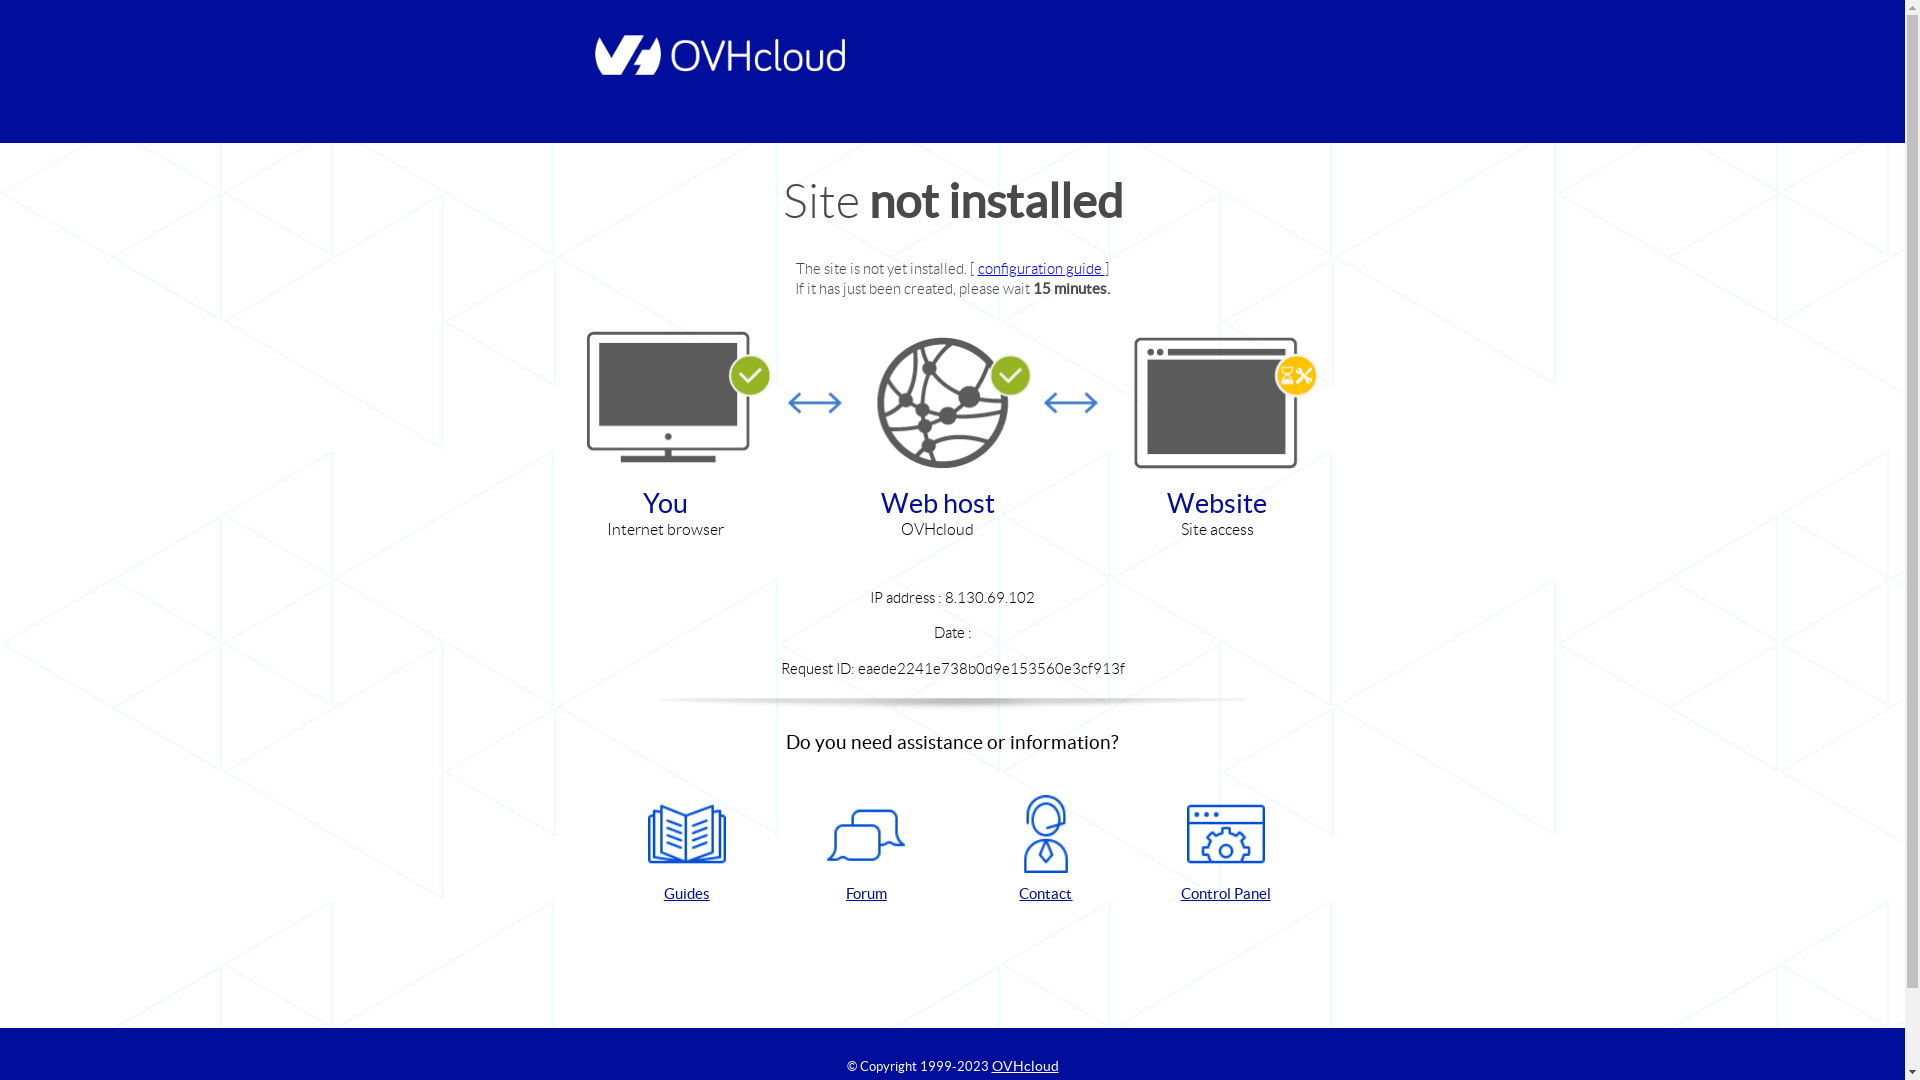  I want to click on 'configuration guide', so click(1040, 267).